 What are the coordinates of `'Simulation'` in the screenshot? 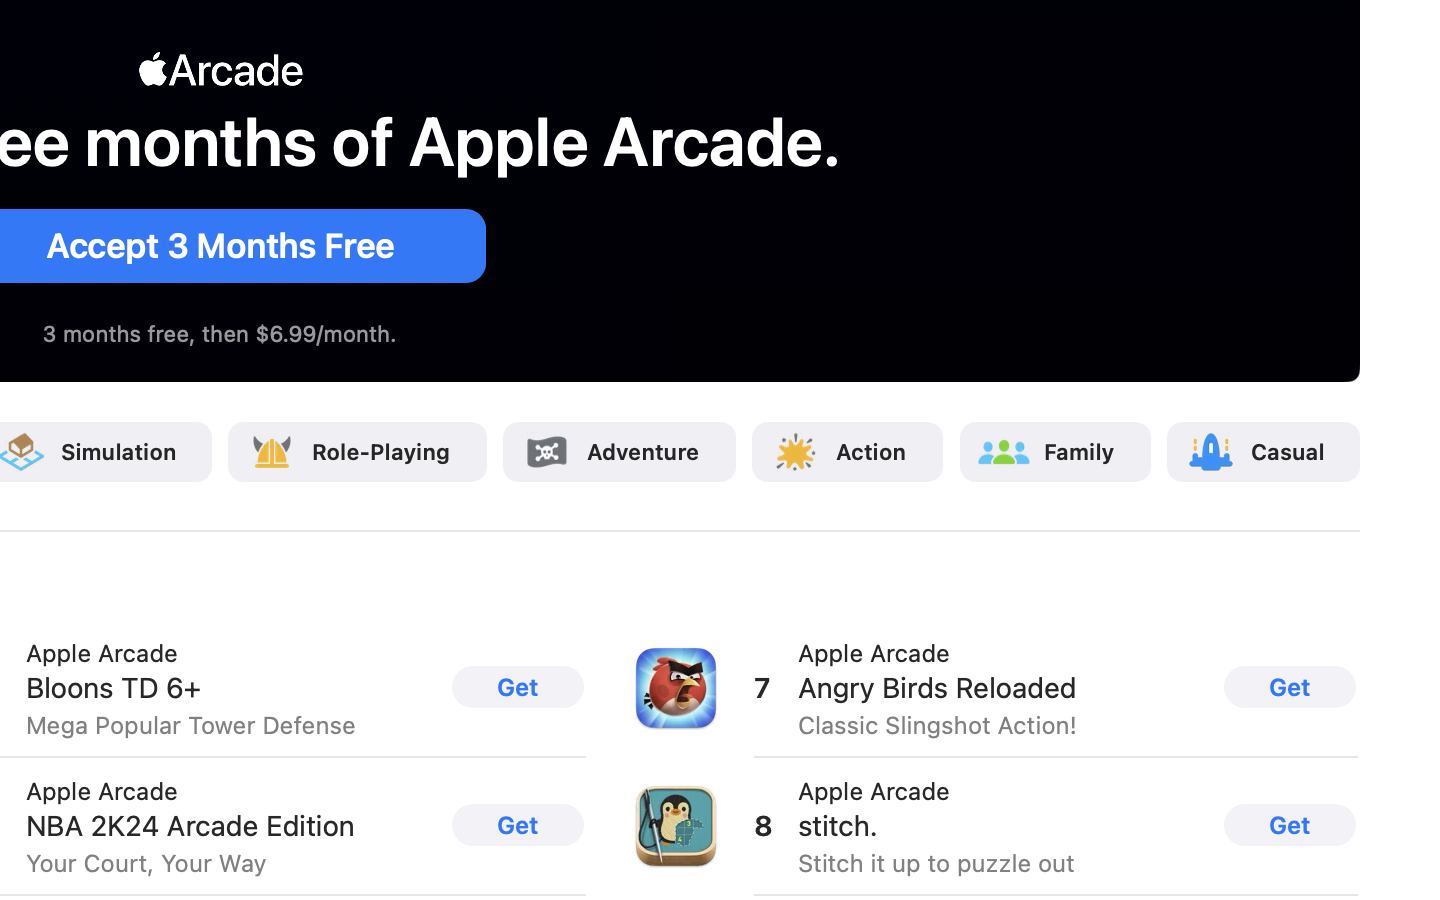 It's located at (117, 450).